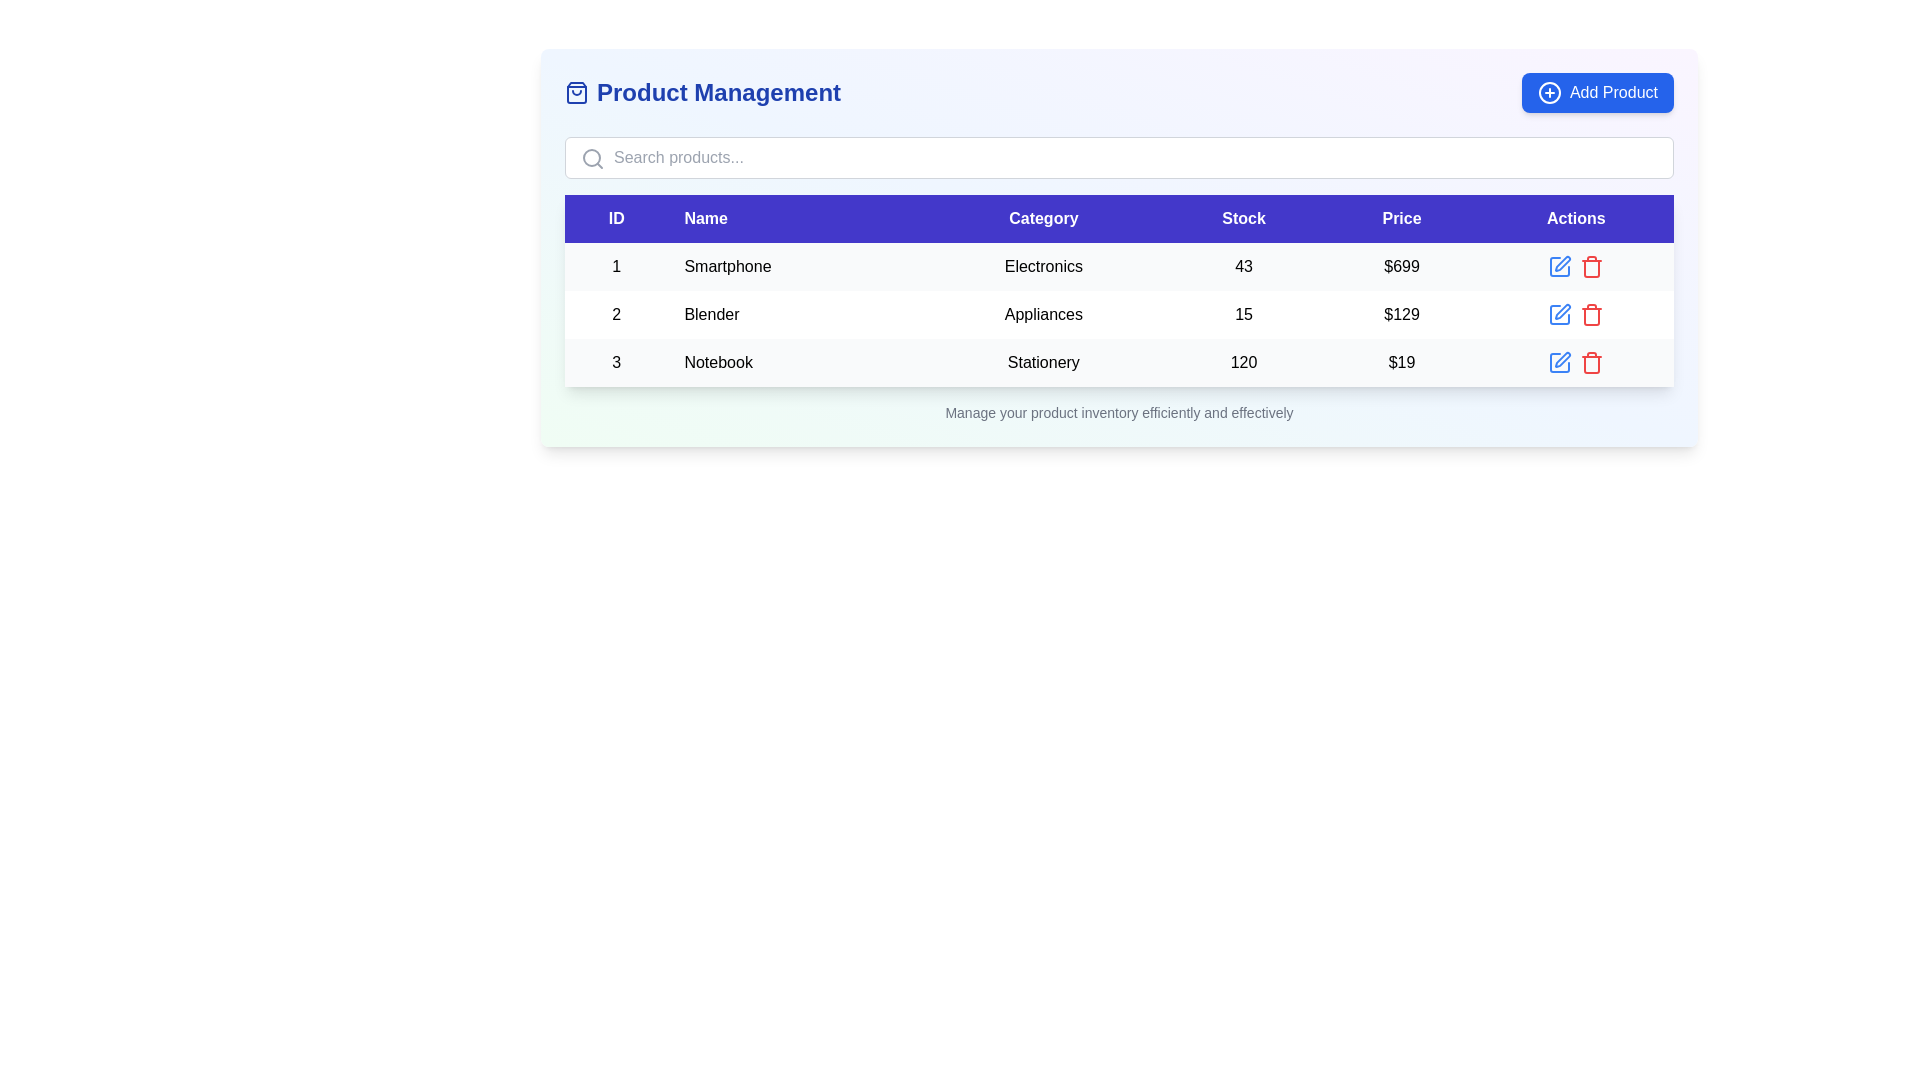 This screenshot has width=1920, height=1080. What do you see at coordinates (590, 157) in the screenshot?
I see `the circular vector graphical element representing the magnifying glass lens, which is part of the search icon located to the left side of the input box in the search bar at the top of the main content area` at bounding box center [590, 157].